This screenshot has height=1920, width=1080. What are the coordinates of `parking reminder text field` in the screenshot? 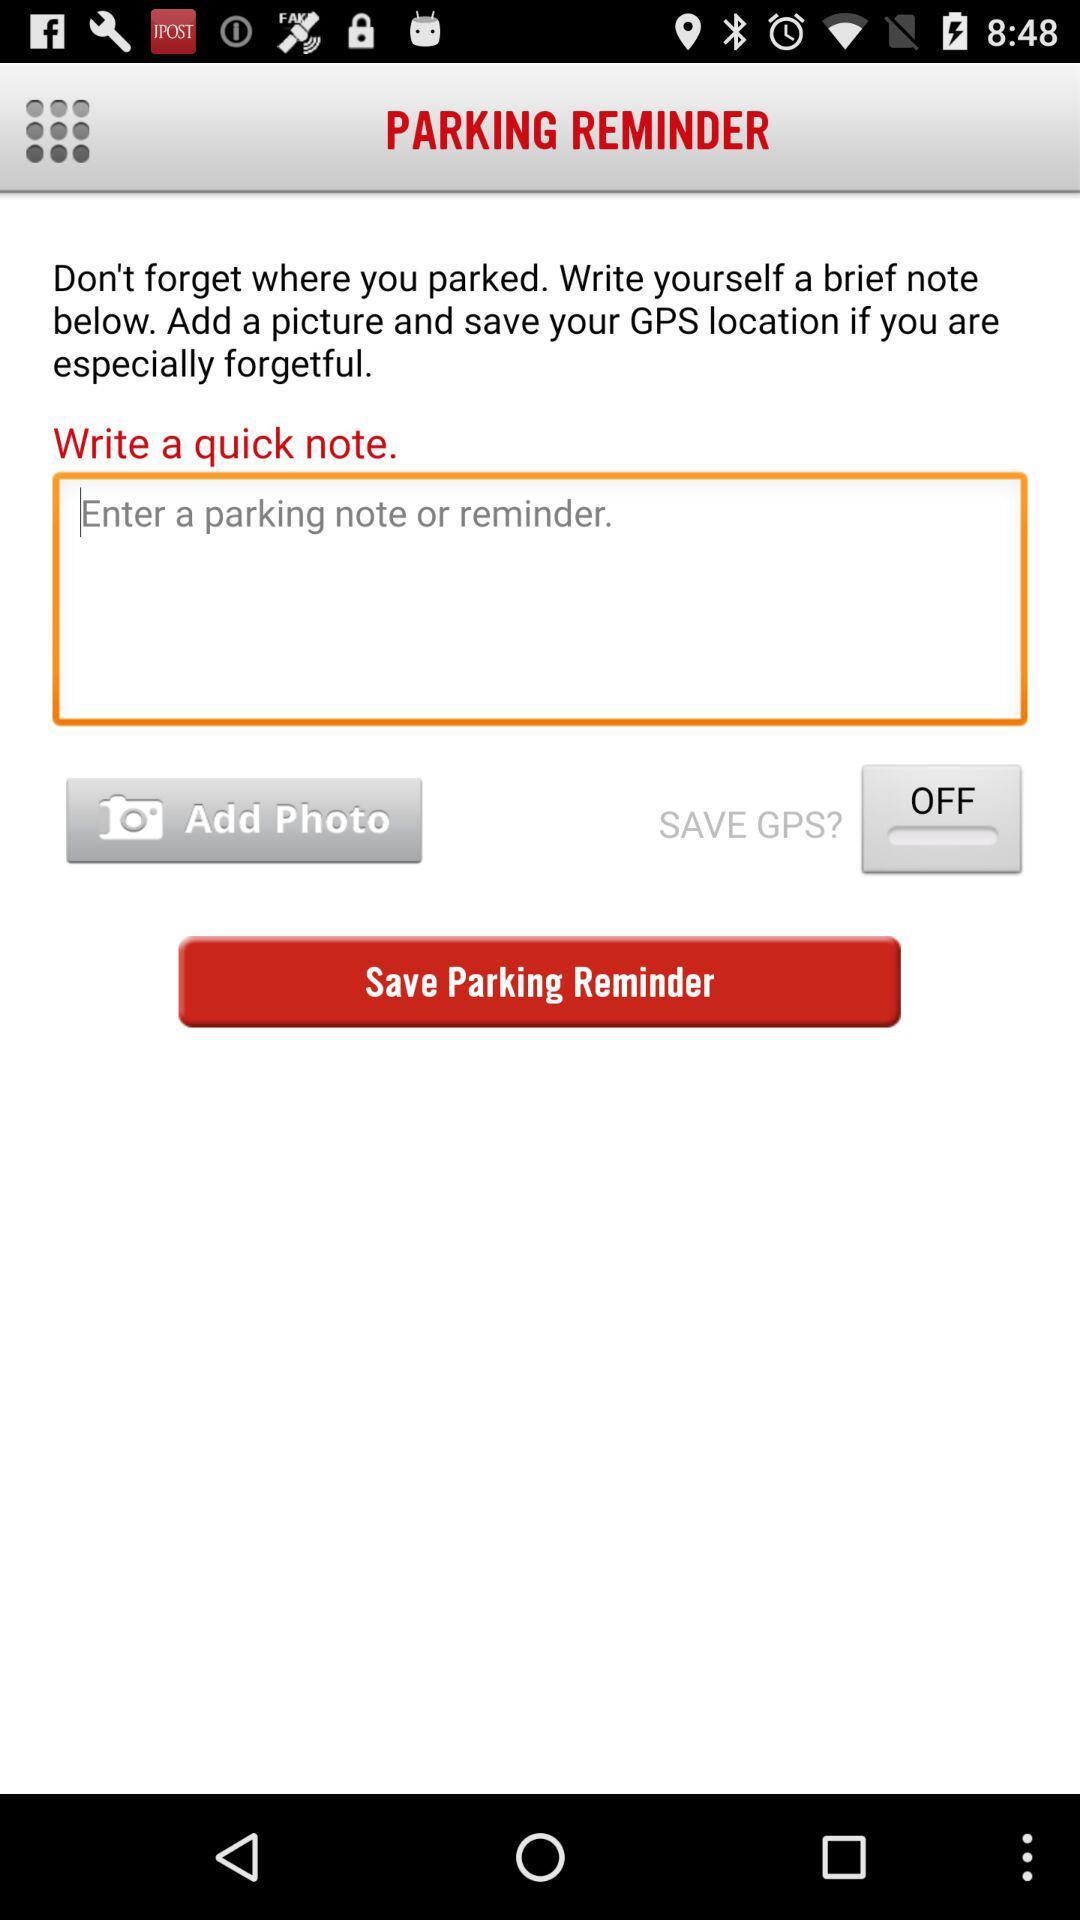 It's located at (540, 603).